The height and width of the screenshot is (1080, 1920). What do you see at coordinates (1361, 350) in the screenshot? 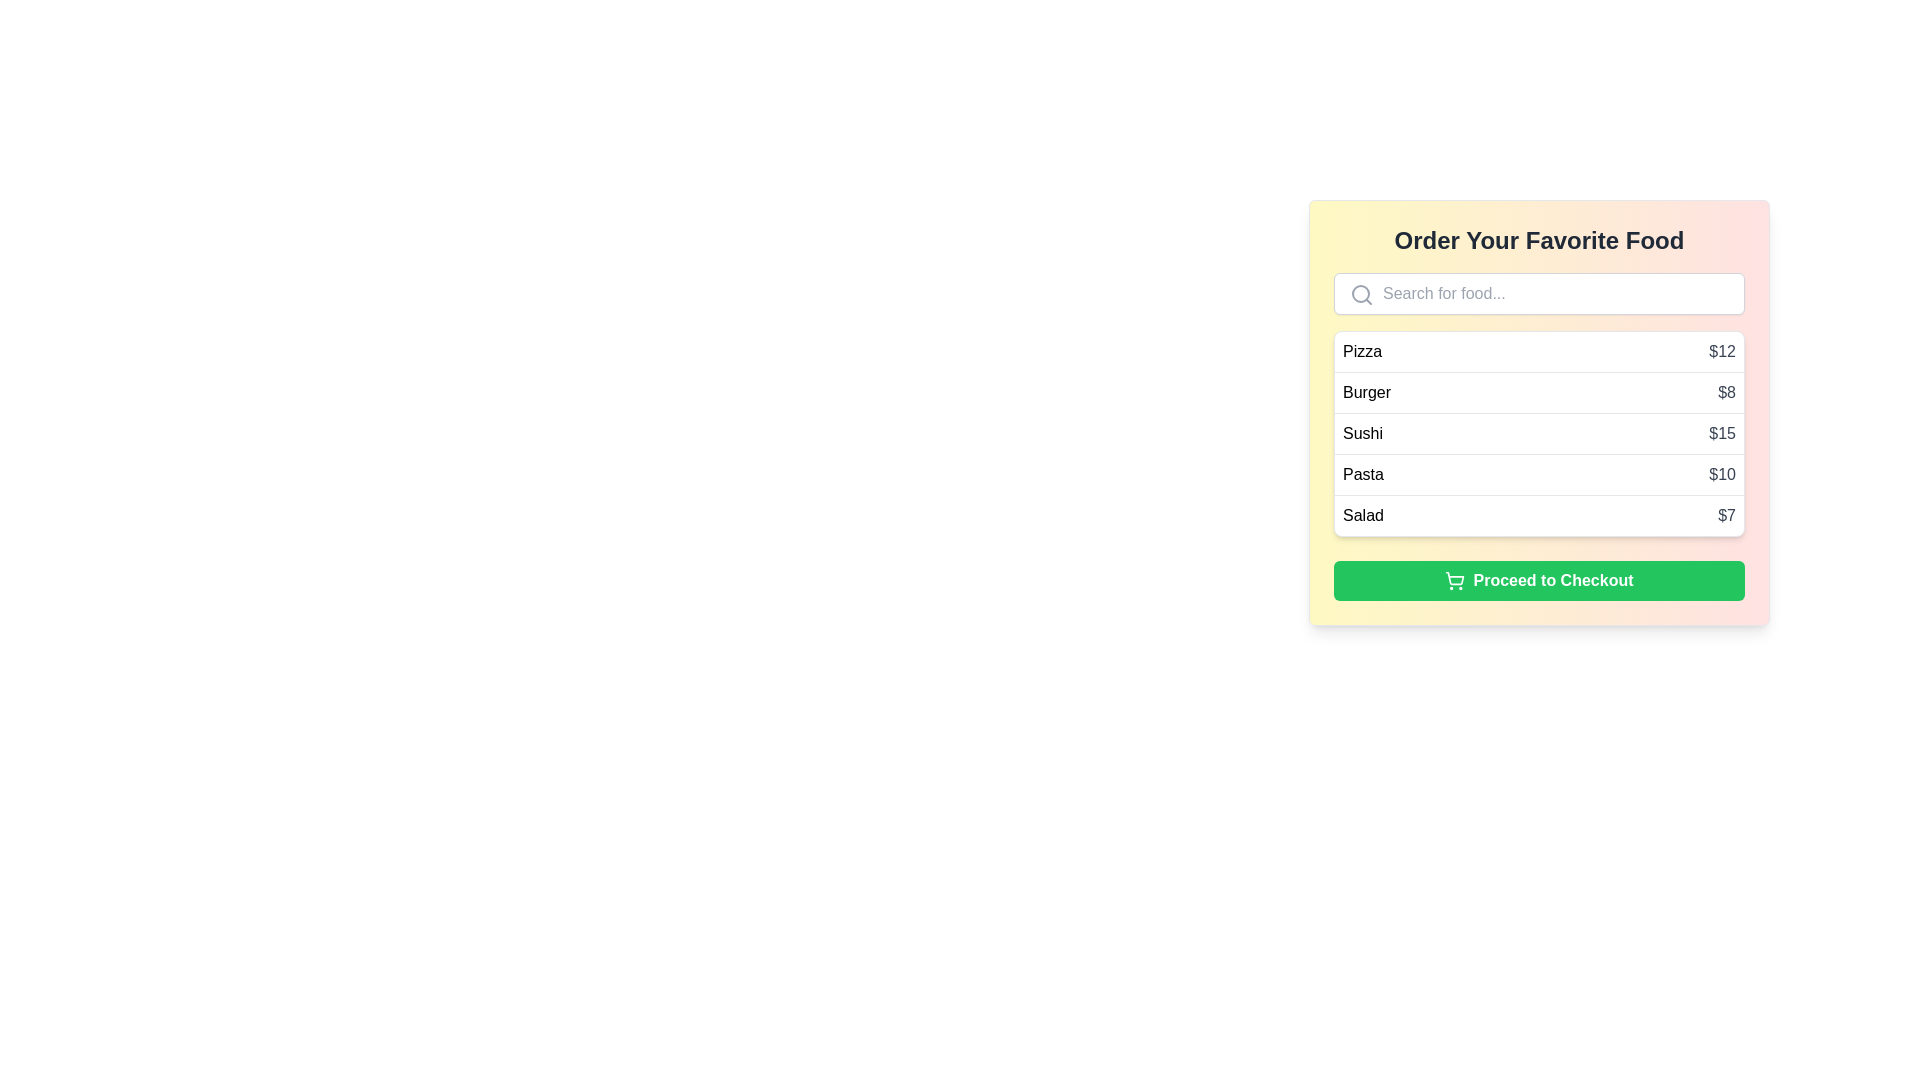
I see `the Text label displaying 'Pizza' in the menu interface` at bounding box center [1361, 350].